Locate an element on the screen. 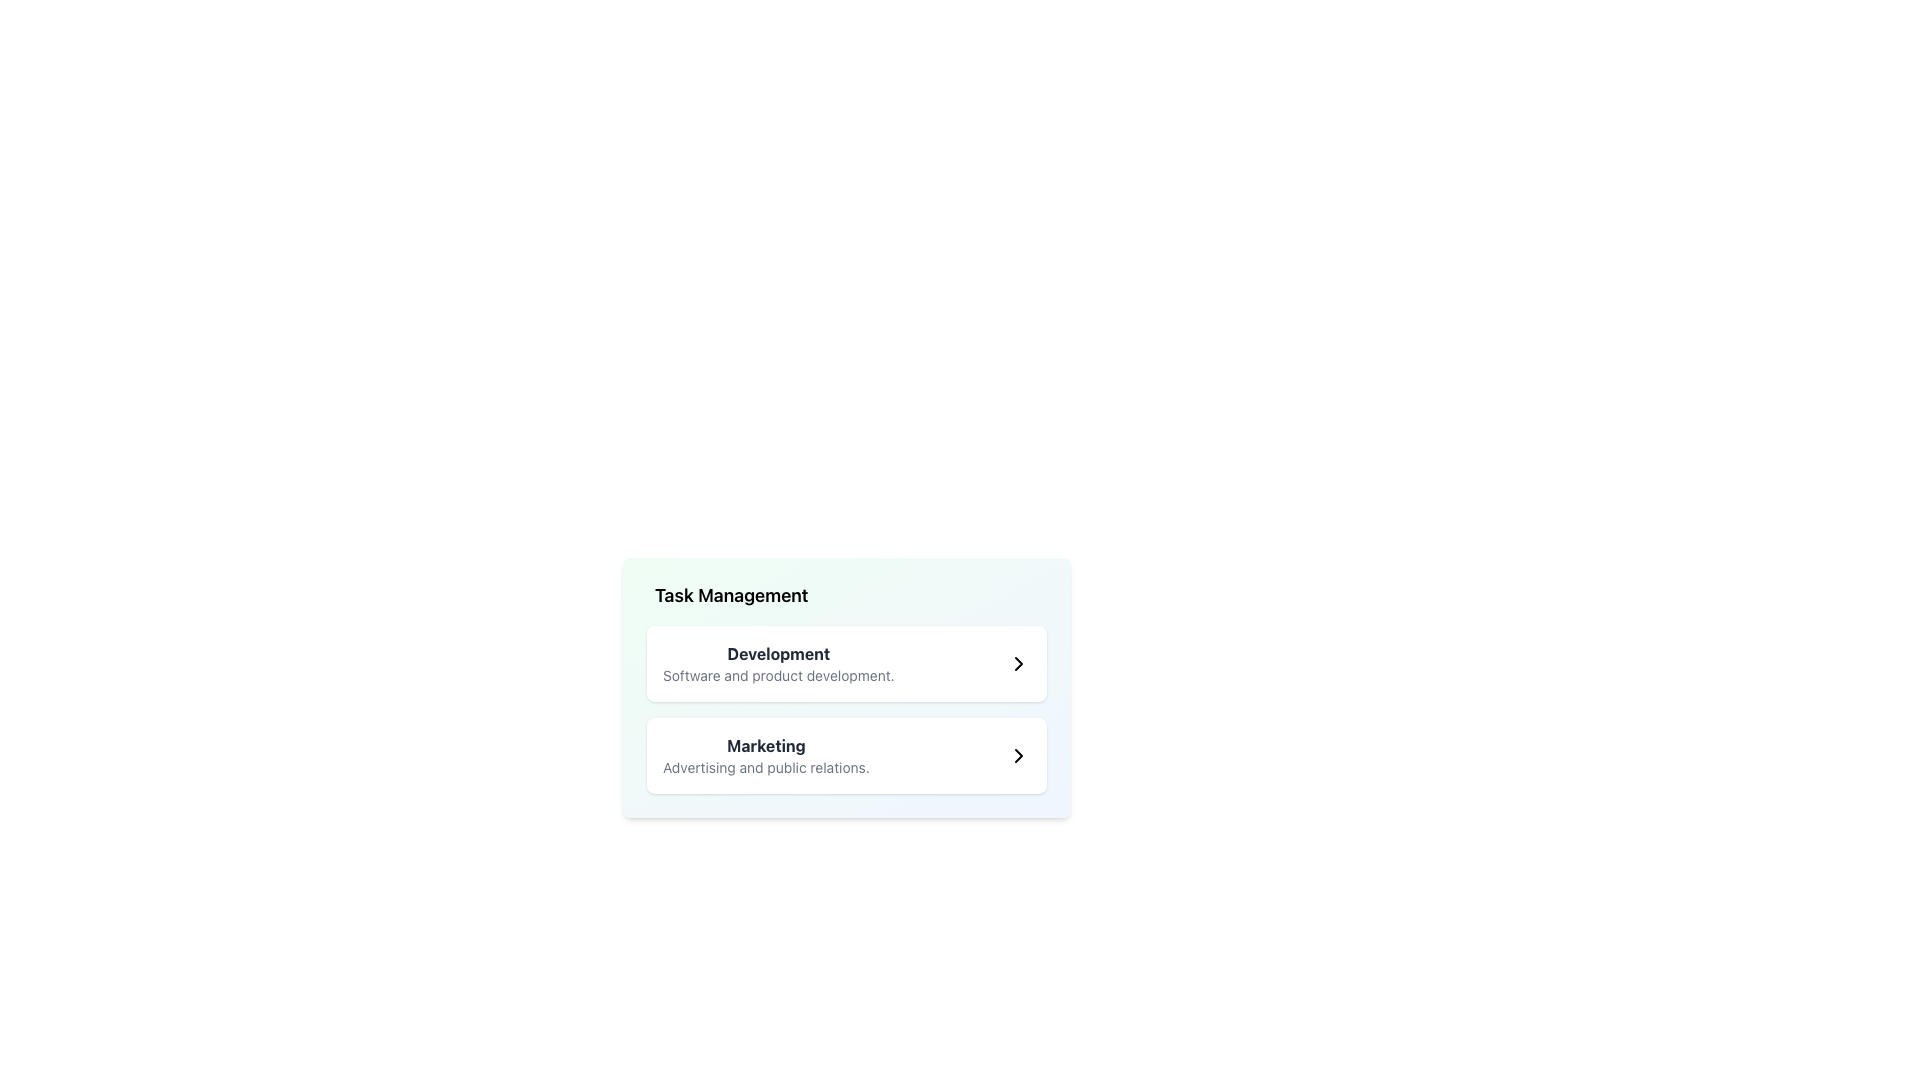  the Text Label that provides a description related to 'Marketing', positioned directly beneath the bolded text is located at coordinates (765, 766).